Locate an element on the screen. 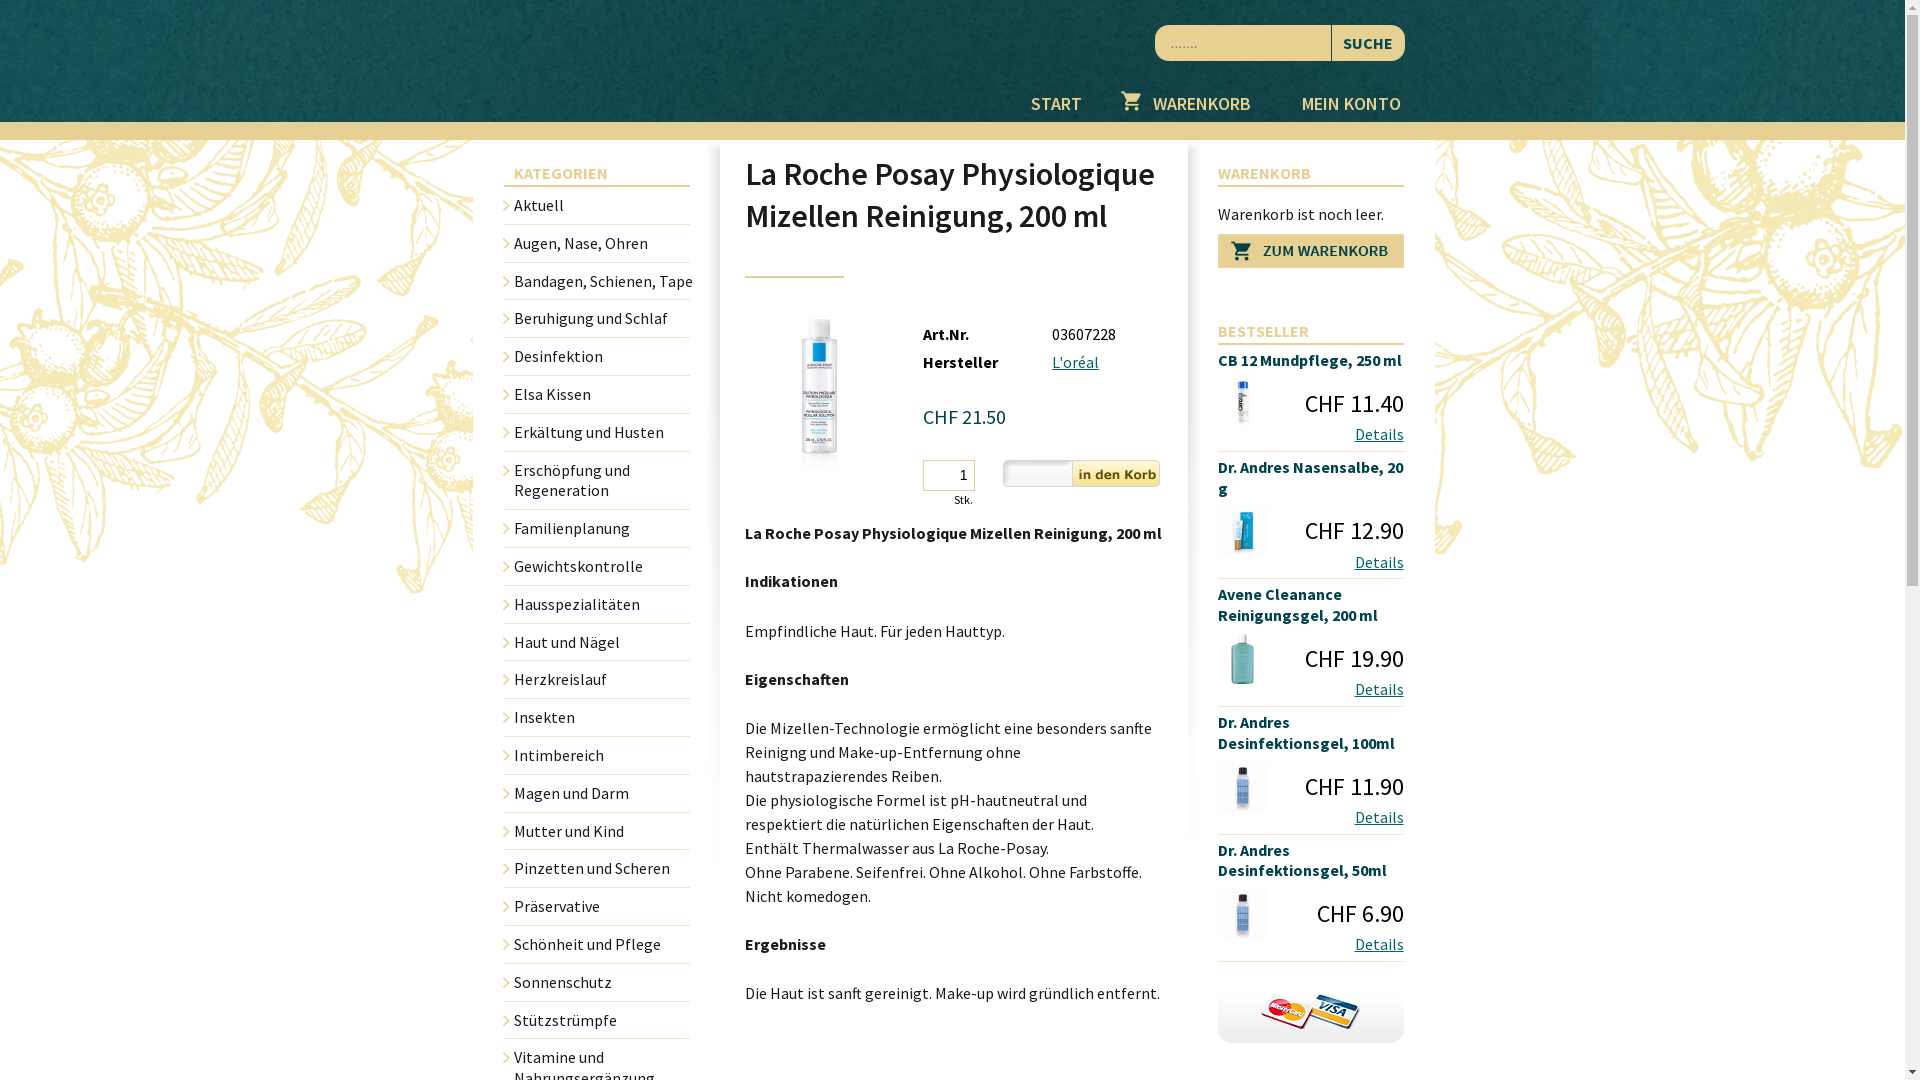 The image size is (1920, 1080). 'Gewichtskontrolle' is located at coordinates (600, 566).